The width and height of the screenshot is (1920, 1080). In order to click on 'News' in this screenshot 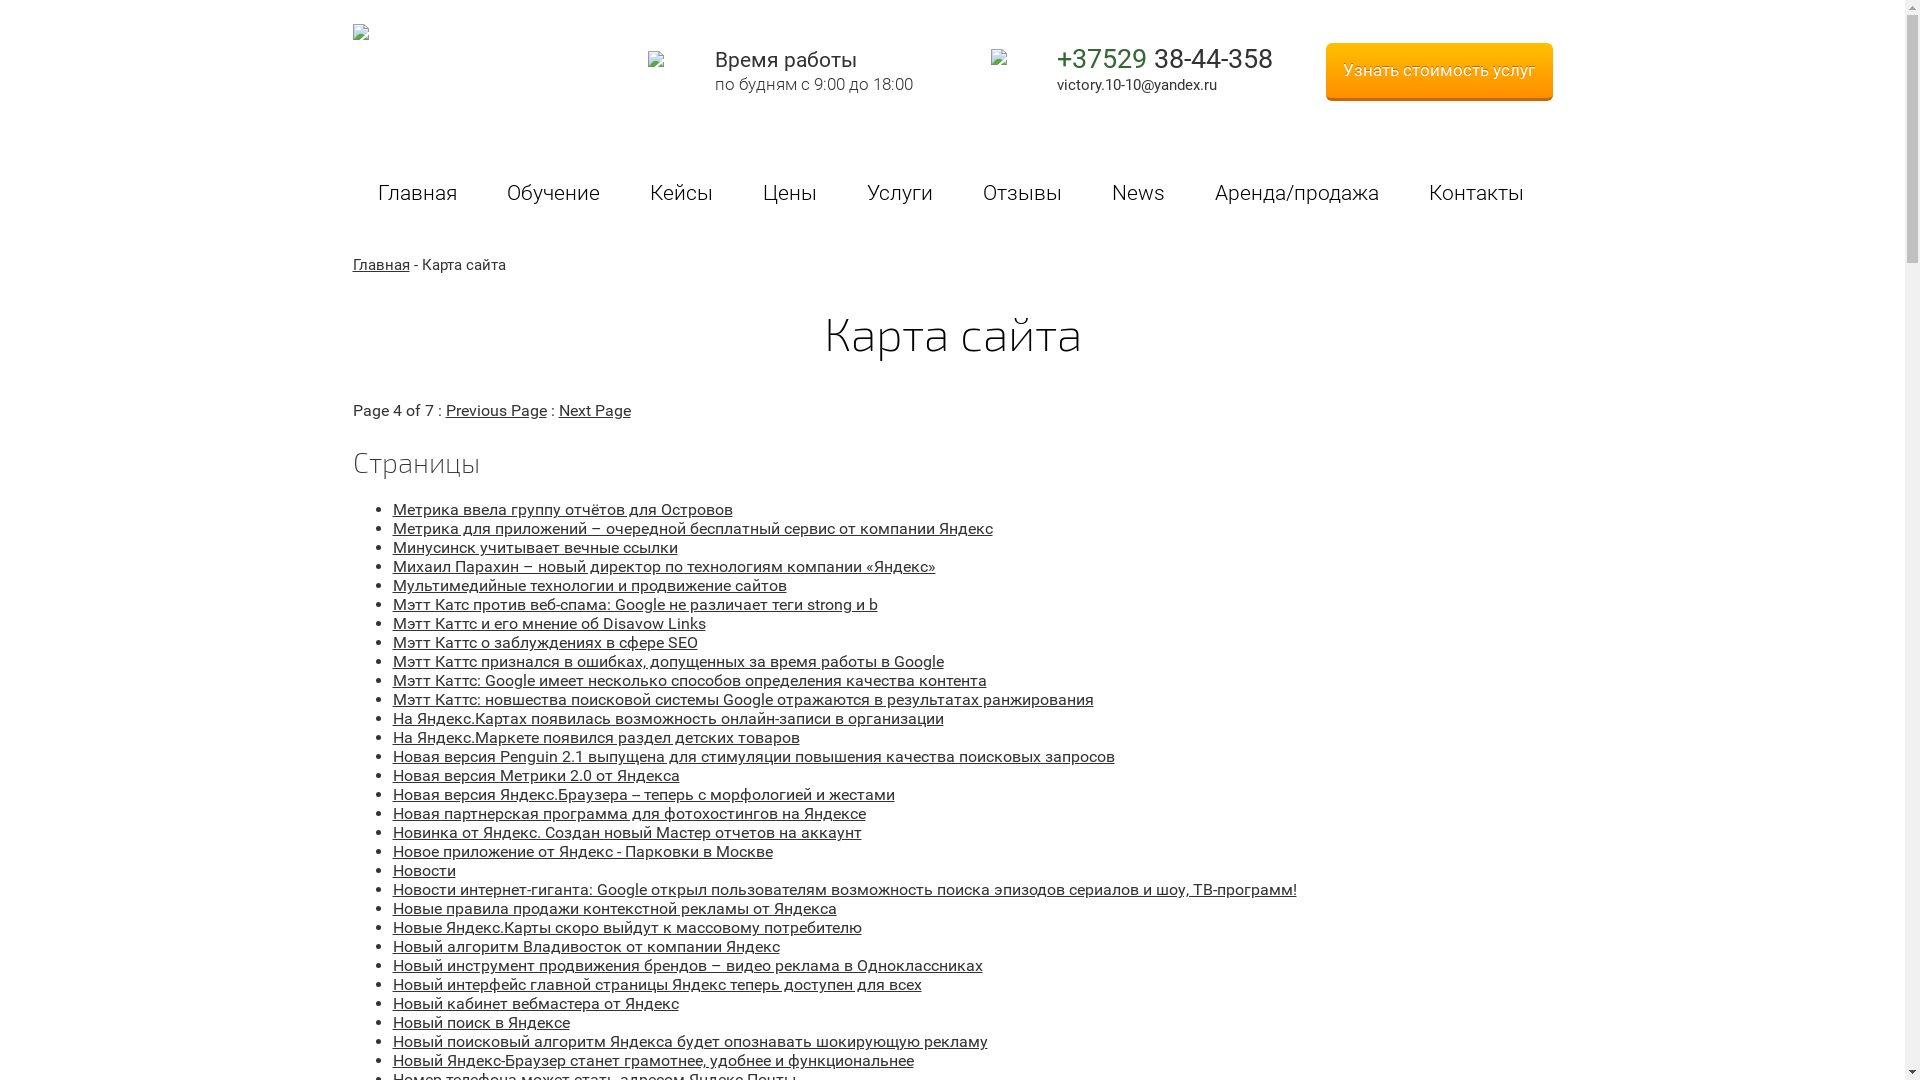, I will do `click(1137, 195)`.